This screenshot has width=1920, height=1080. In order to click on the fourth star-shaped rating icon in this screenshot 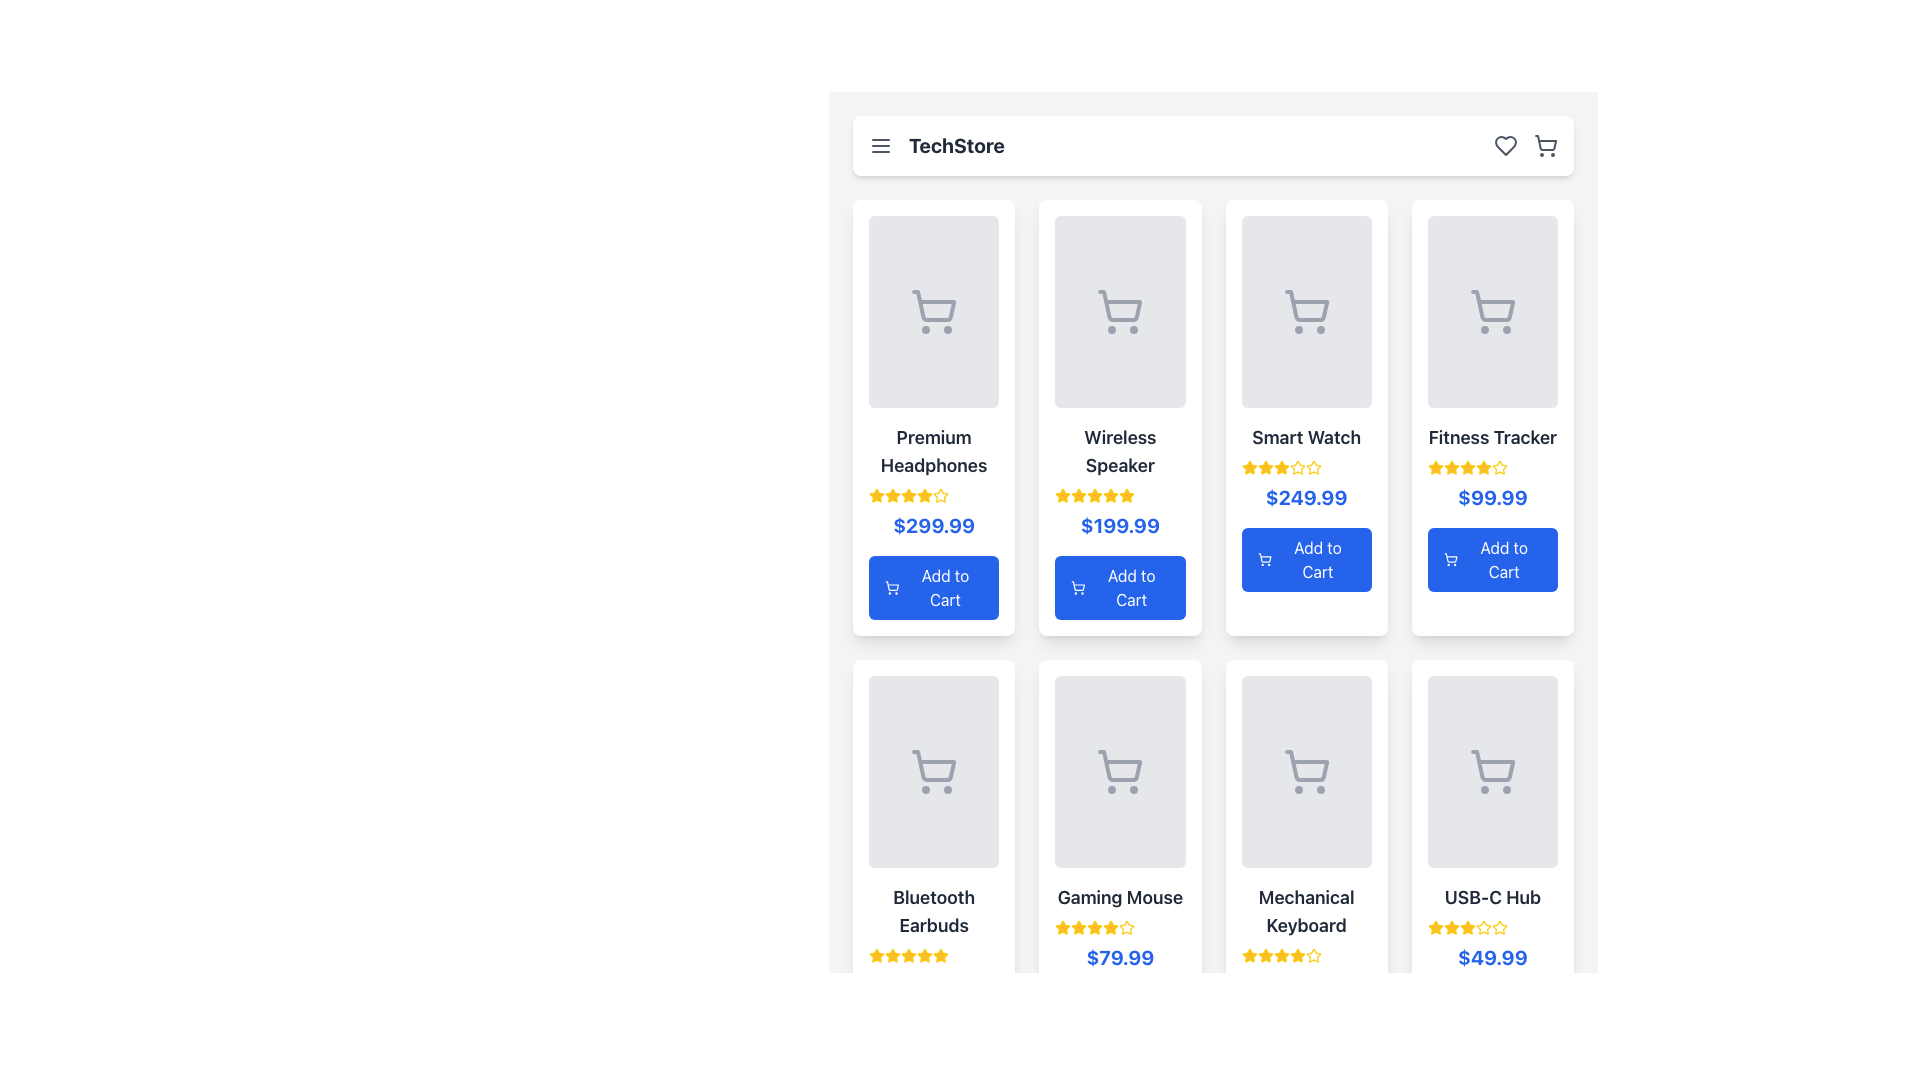, I will do `click(907, 955)`.